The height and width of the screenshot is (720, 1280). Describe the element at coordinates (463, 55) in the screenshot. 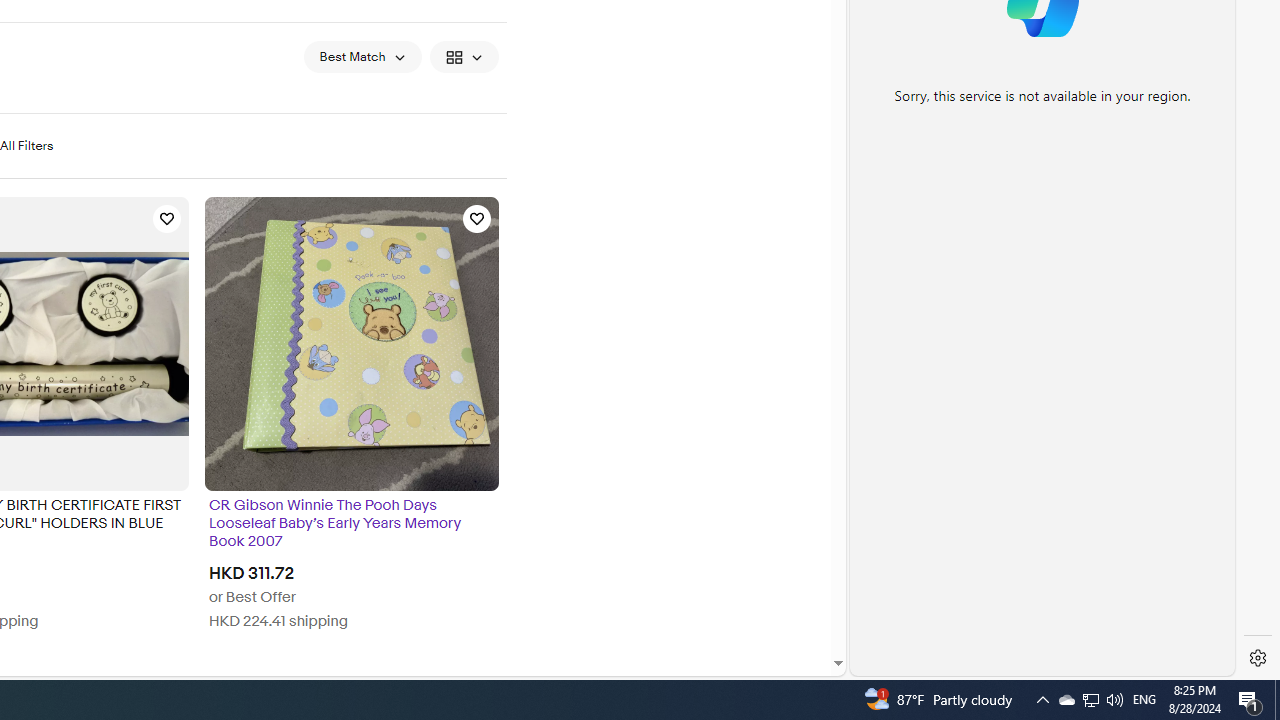

I see `'View: Gallery View'` at that location.